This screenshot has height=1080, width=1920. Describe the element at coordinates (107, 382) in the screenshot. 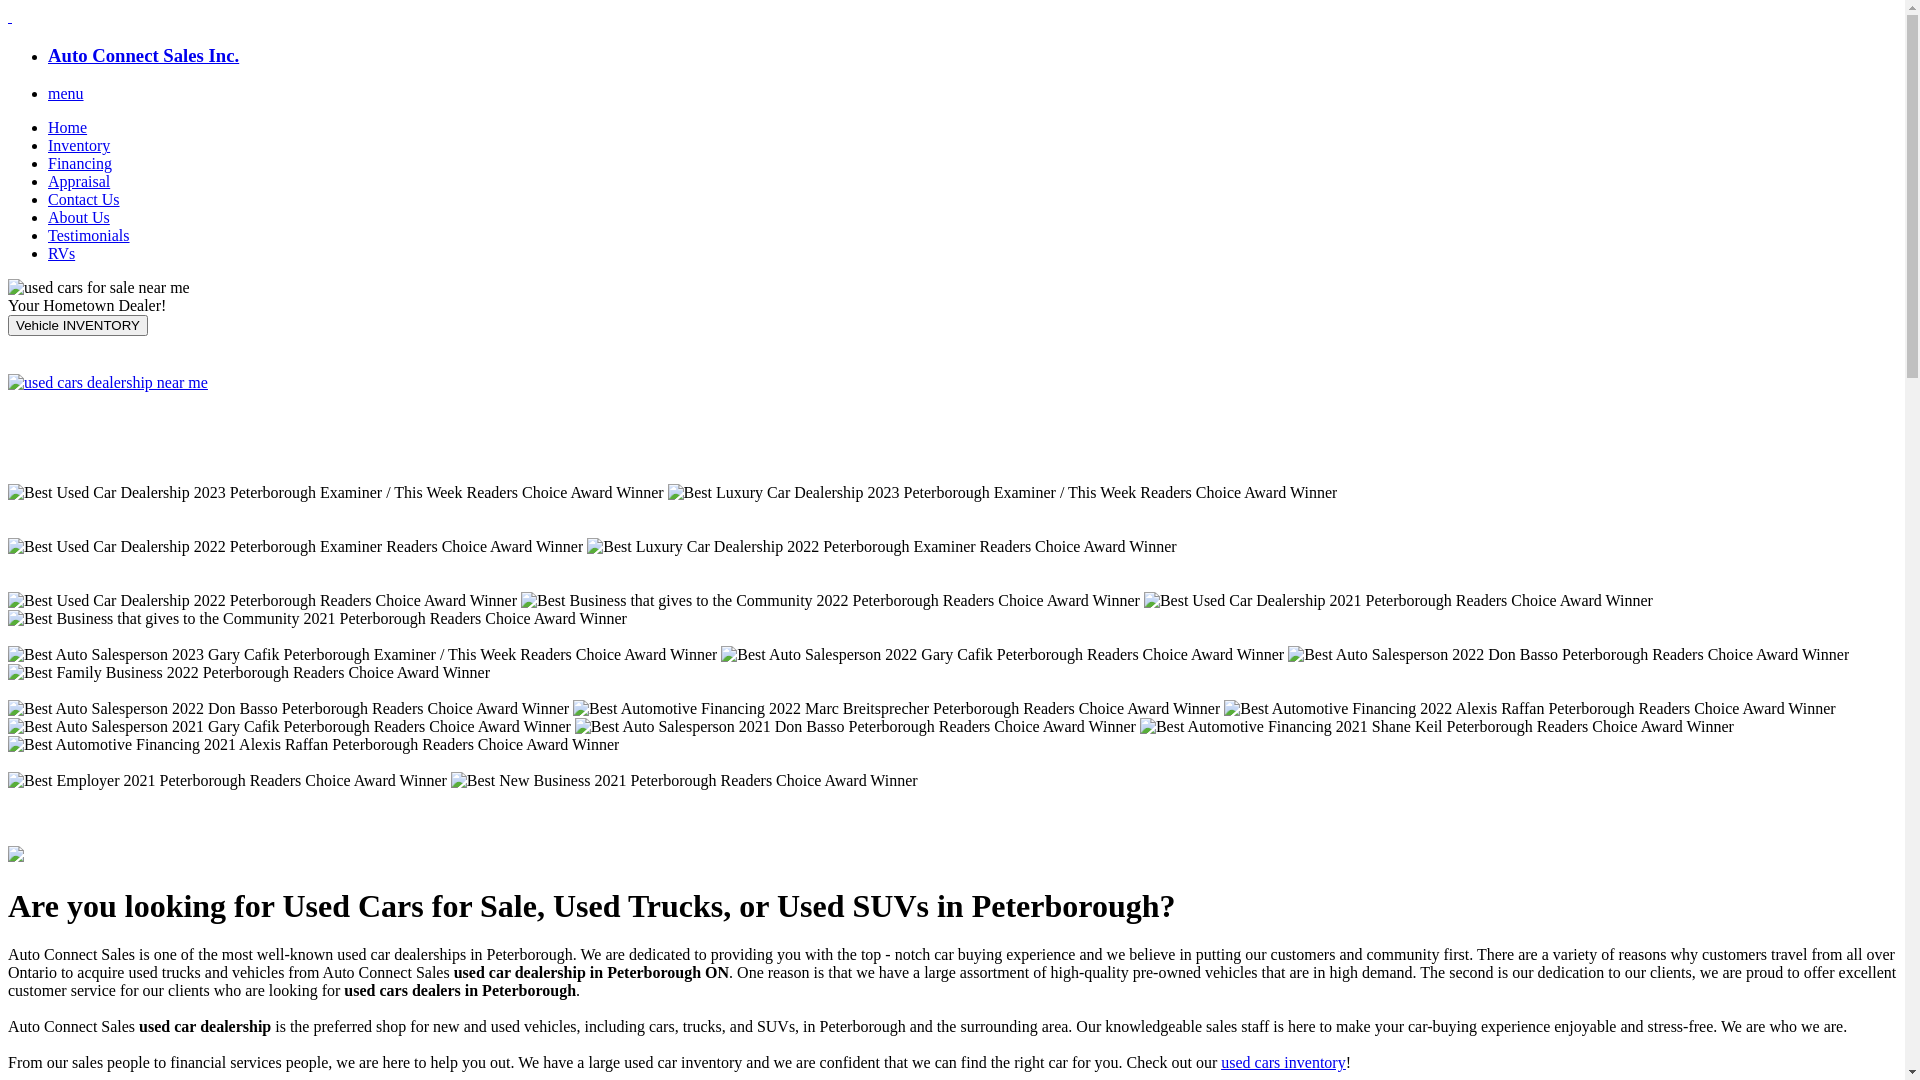

I see `'Click here to Apply Now'` at that location.